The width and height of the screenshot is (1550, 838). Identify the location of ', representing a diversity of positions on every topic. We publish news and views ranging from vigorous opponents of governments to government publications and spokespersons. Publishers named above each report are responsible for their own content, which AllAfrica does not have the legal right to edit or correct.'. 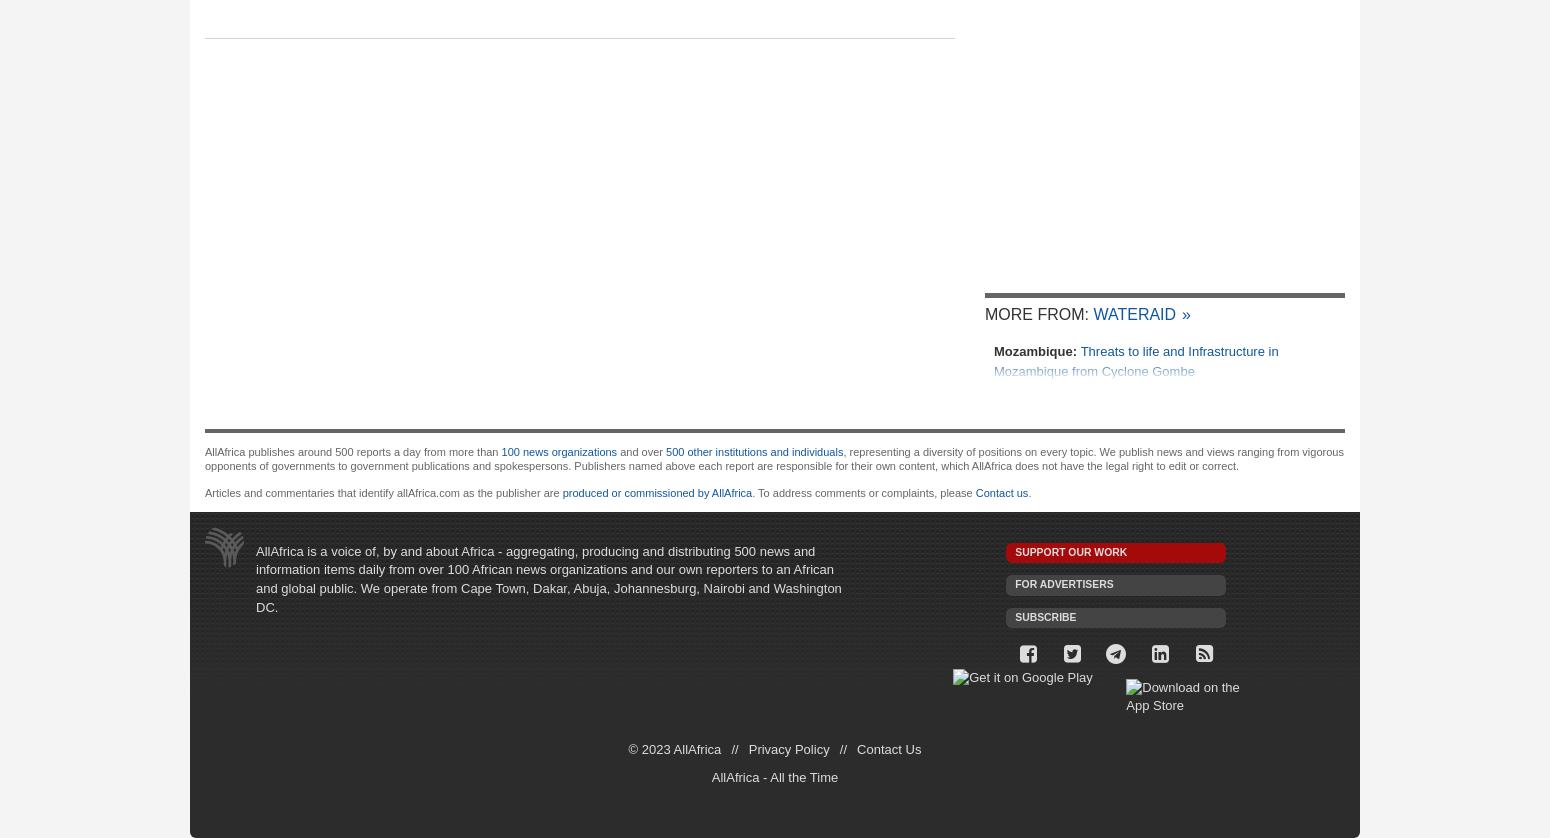
(774, 458).